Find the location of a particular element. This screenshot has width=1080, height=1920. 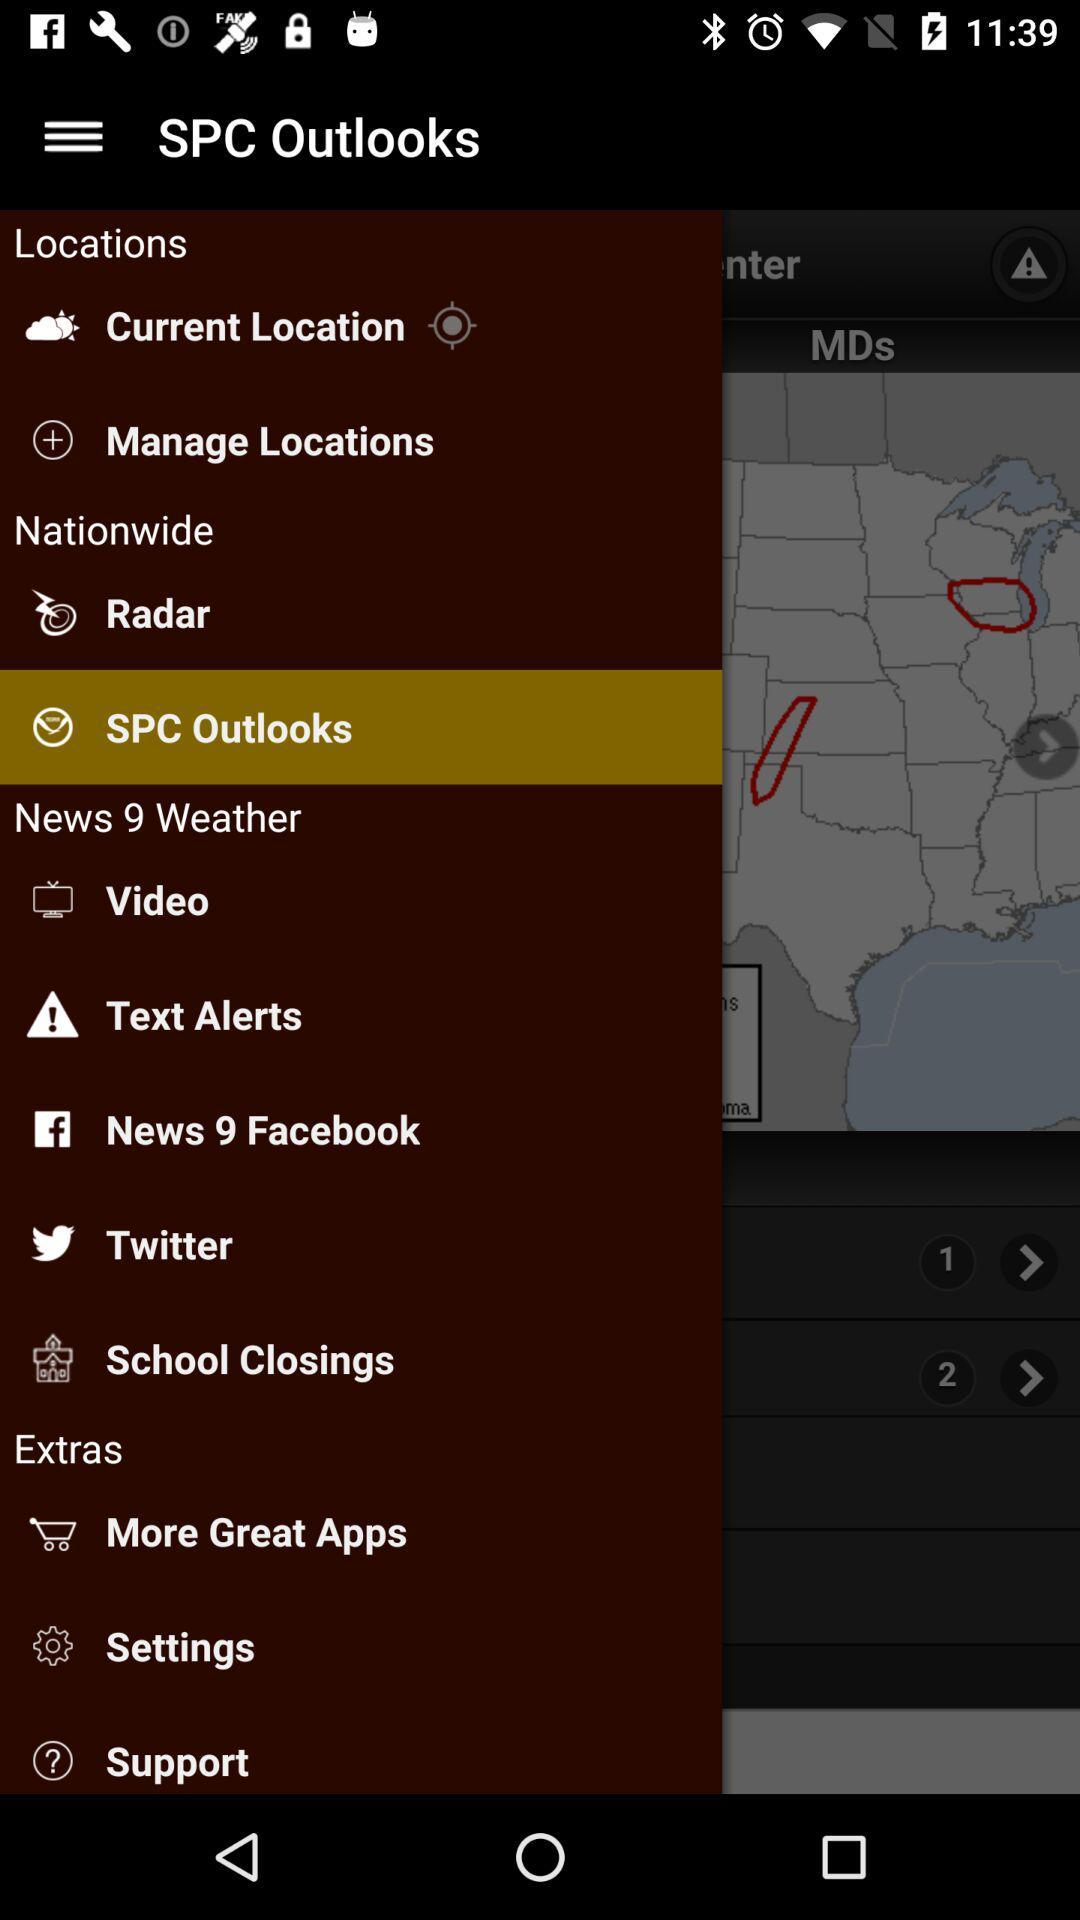

menu is located at coordinates (72, 135).